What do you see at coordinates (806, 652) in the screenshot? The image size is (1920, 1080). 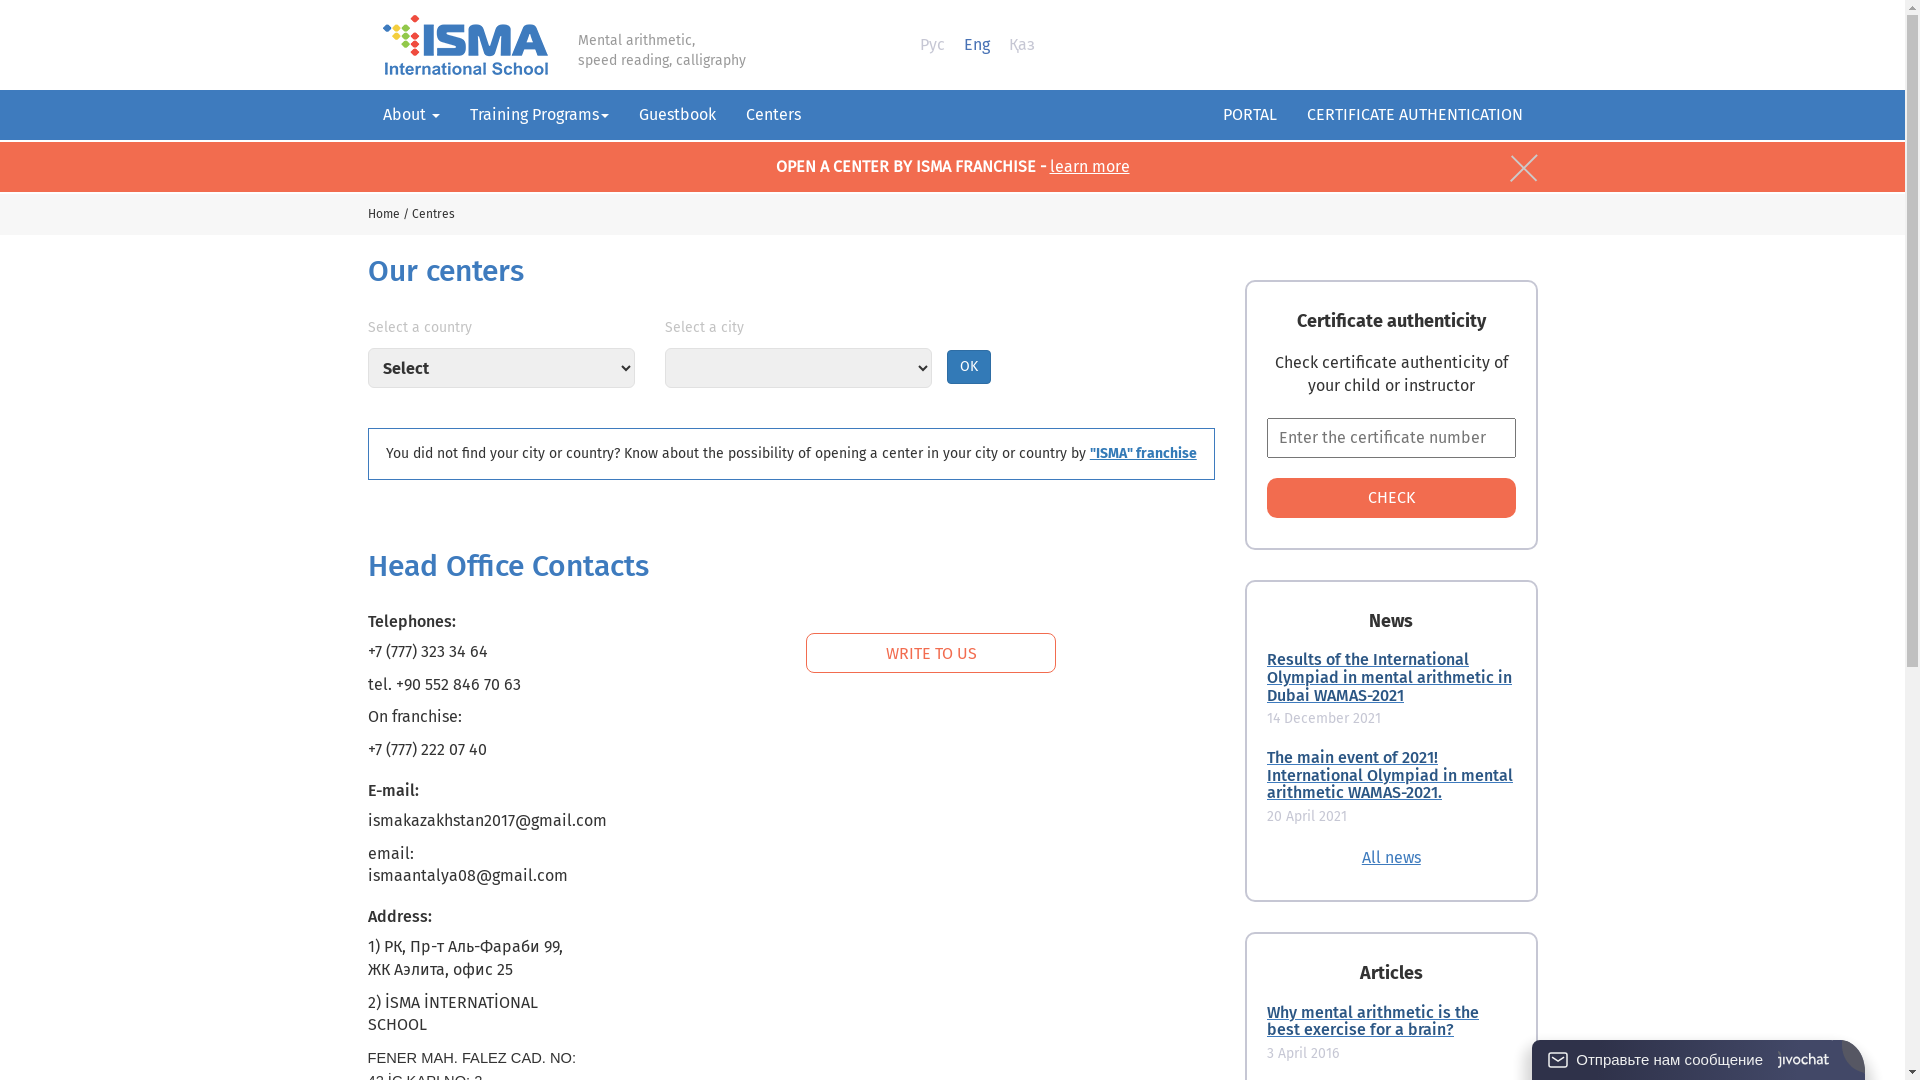 I see `'WRITE TO US'` at bounding box center [806, 652].